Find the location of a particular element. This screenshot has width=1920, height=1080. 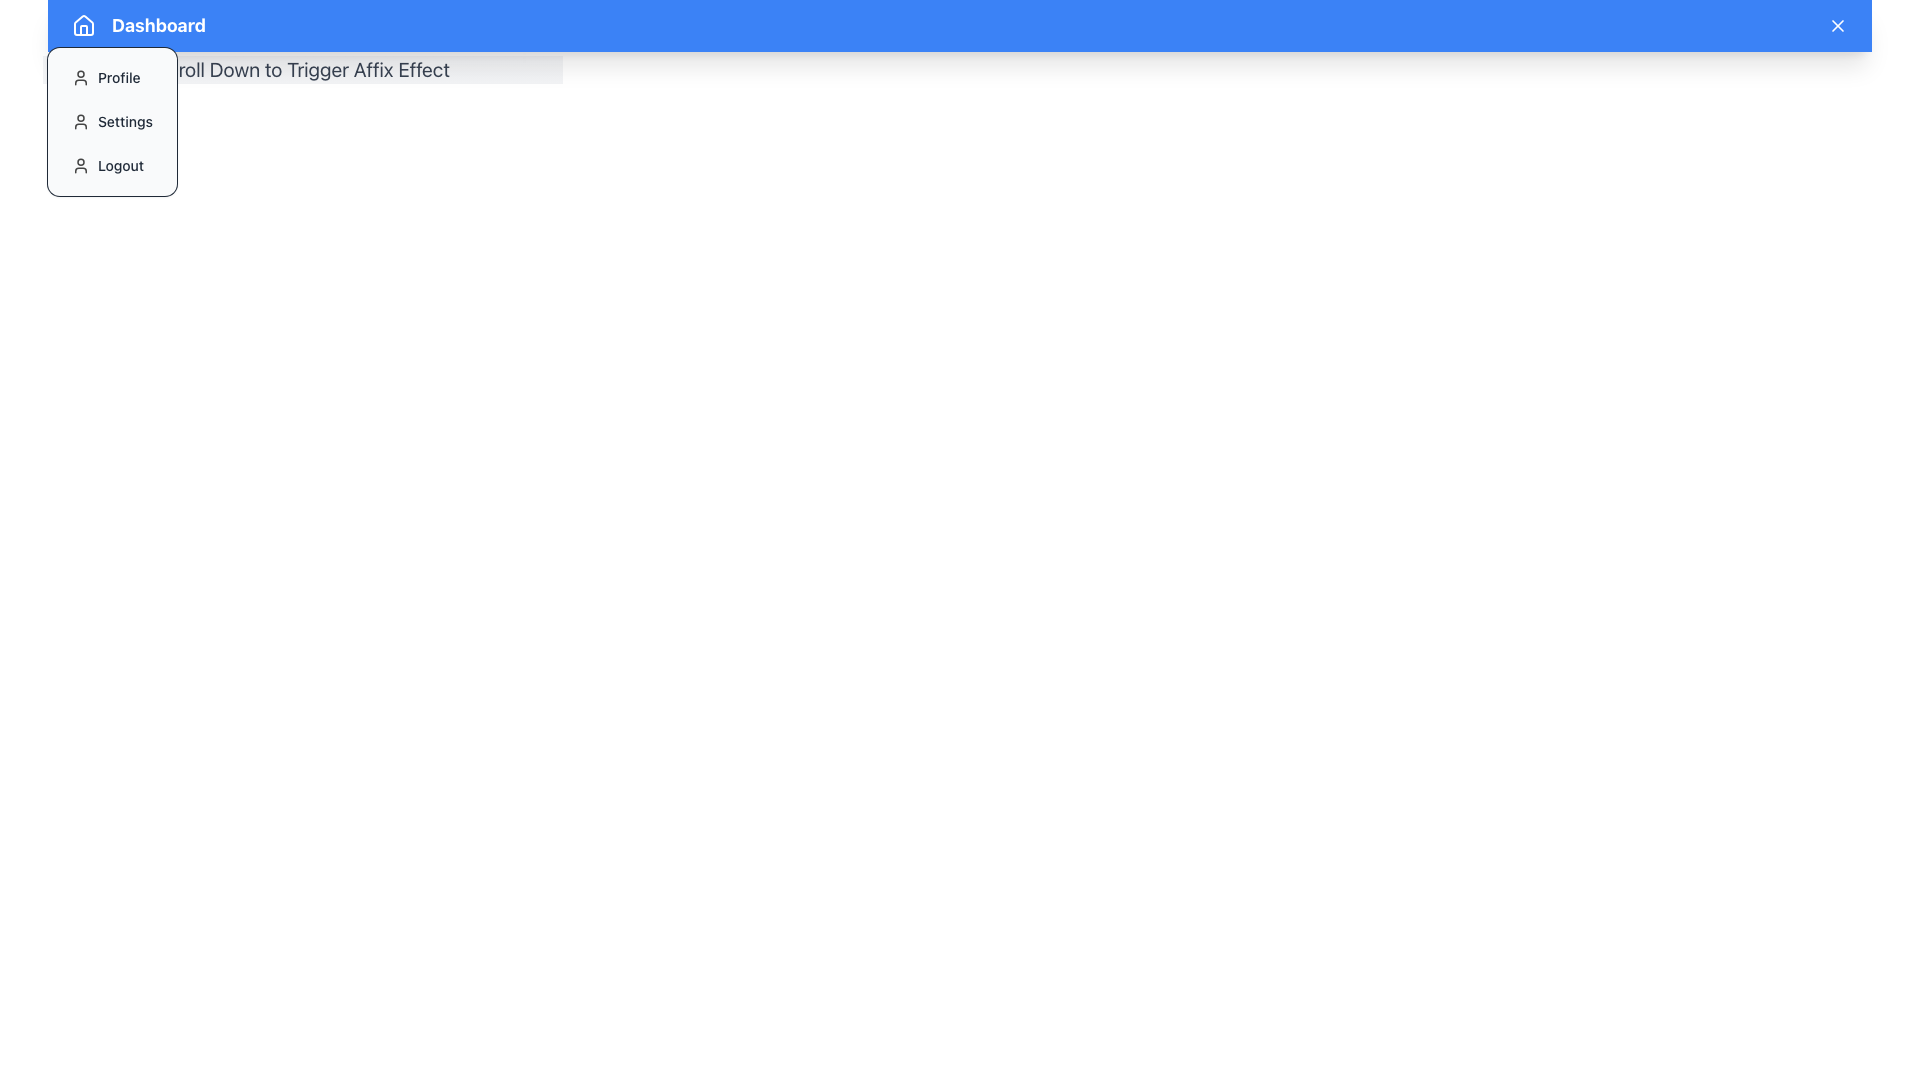

the interactive list item labeled 'Logout', which is the third item in the dropdown menu located in the top-left region of the interface is located at coordinates (111, 164).